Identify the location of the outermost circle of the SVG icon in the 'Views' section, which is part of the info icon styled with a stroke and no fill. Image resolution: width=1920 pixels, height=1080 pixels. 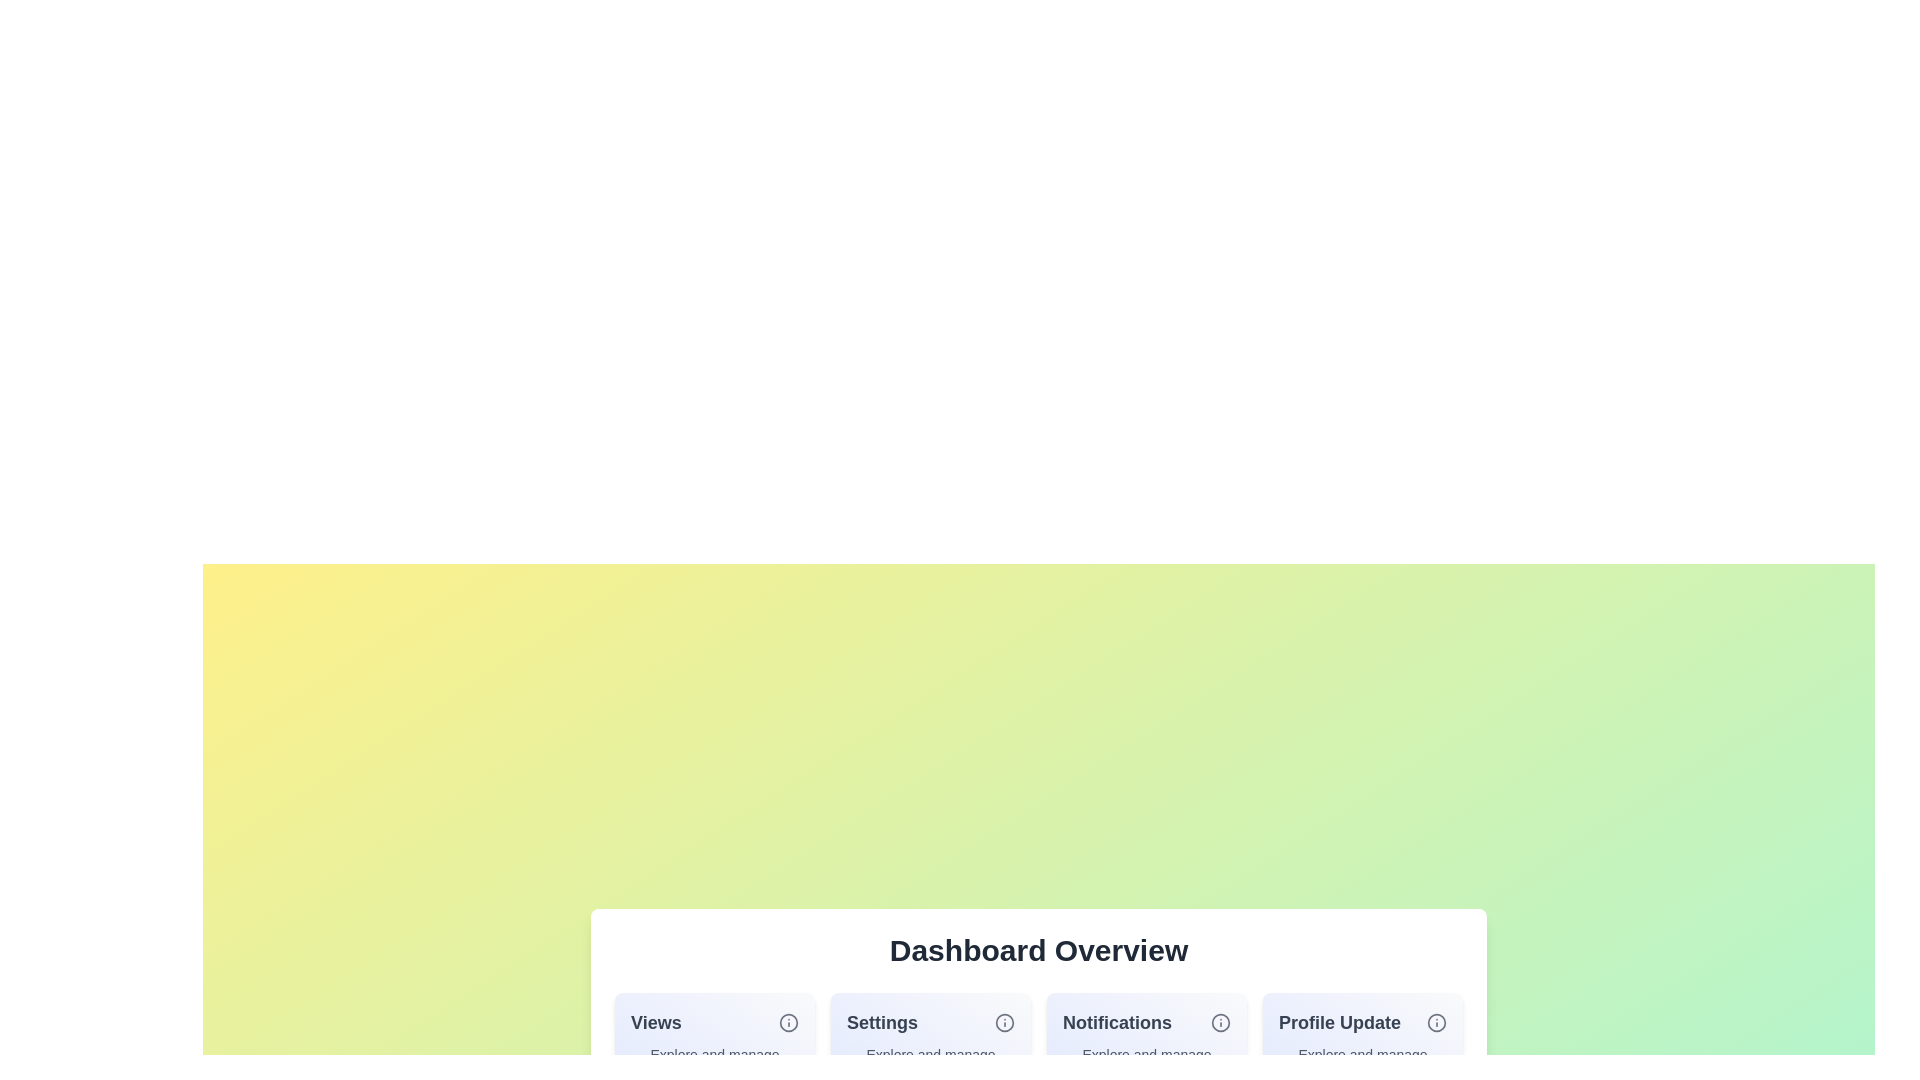
(787, 1022).